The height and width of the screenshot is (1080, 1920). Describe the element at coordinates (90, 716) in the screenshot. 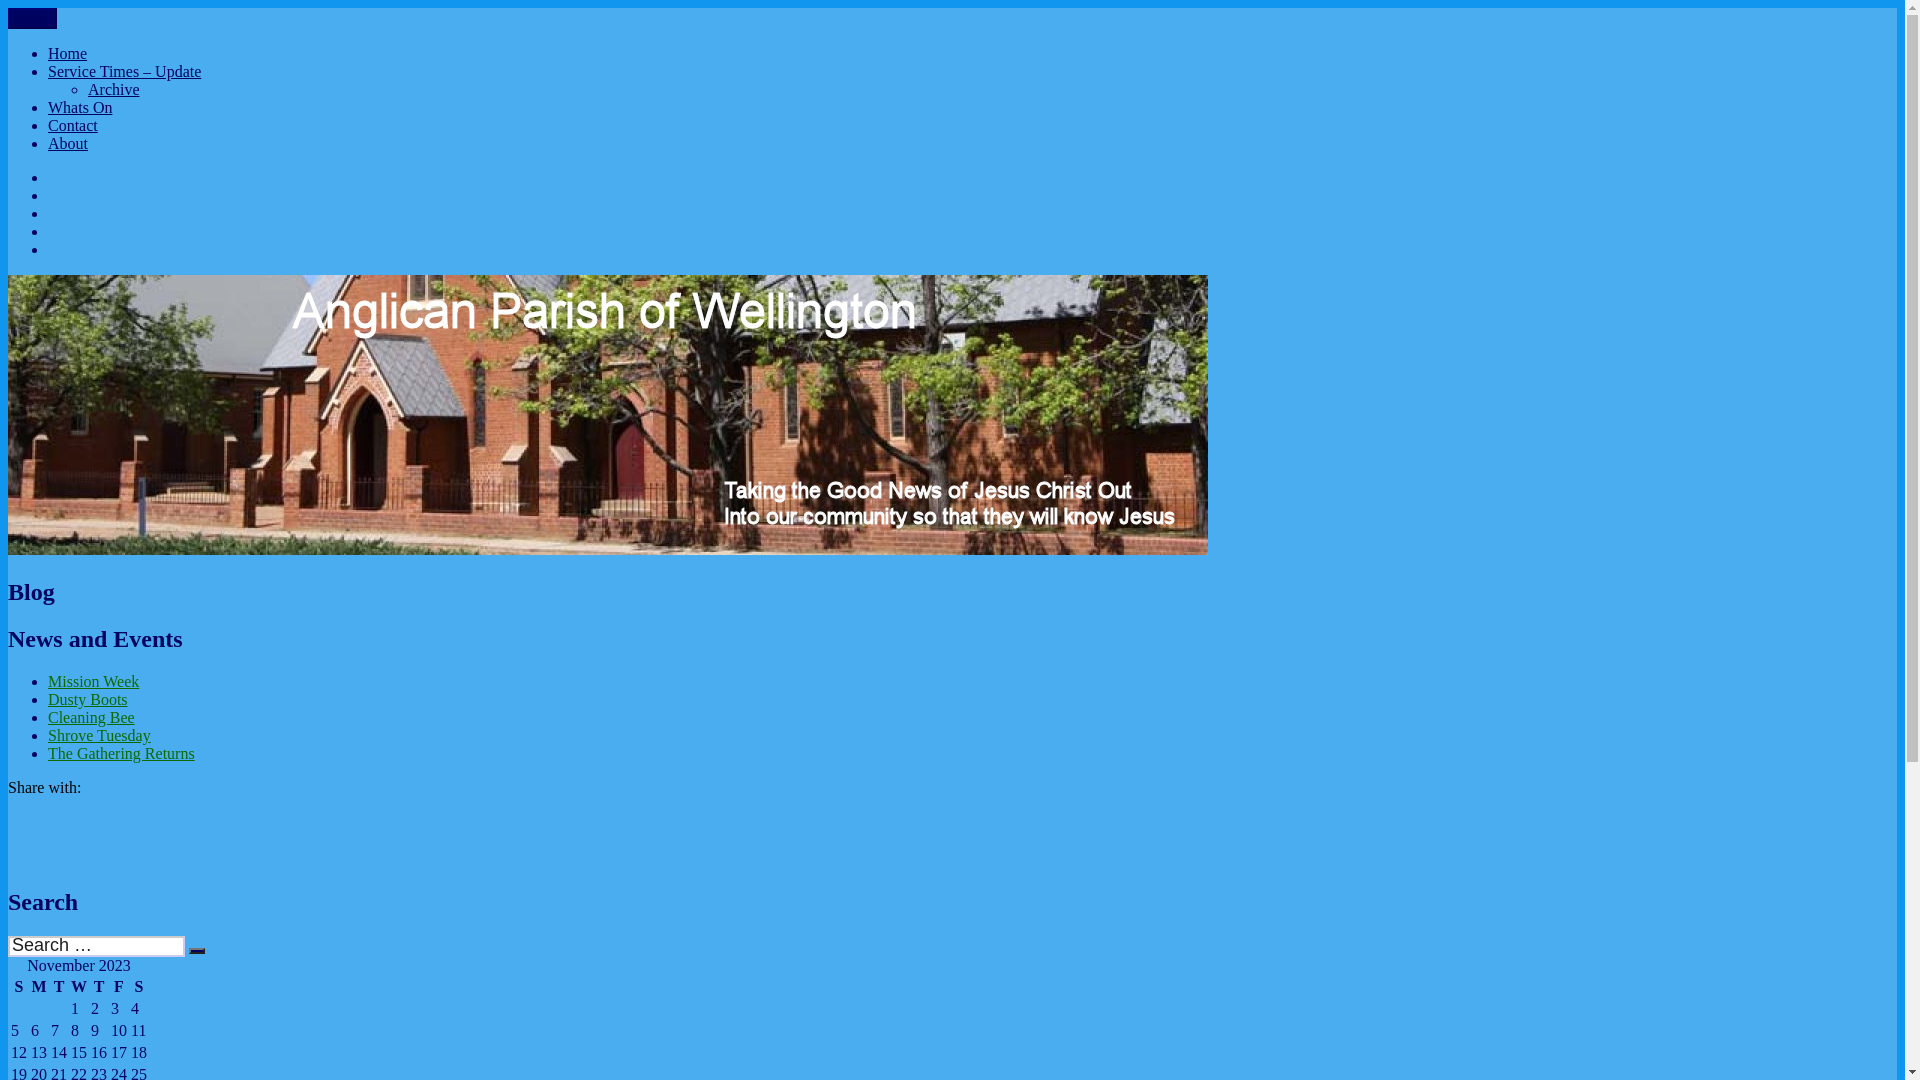

I see `'Cleaning Bee'` at that location.